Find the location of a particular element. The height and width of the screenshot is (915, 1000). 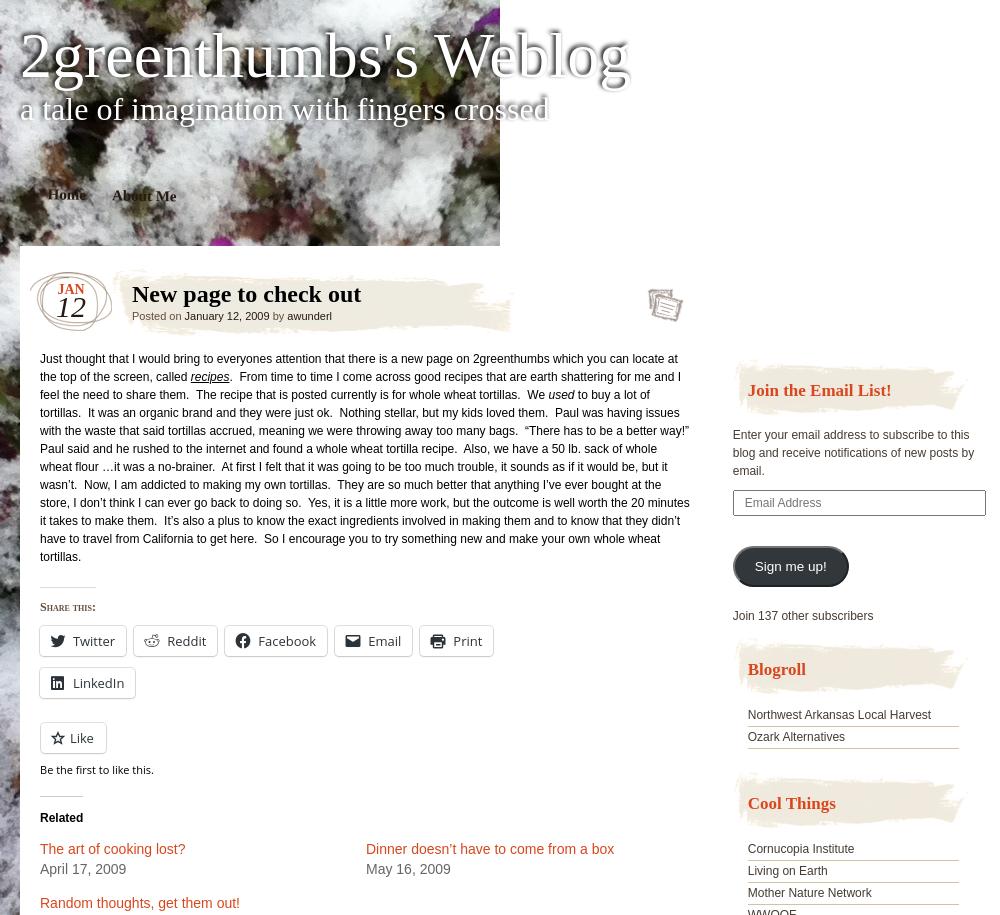

'used' is located at coordinates (561, 394).